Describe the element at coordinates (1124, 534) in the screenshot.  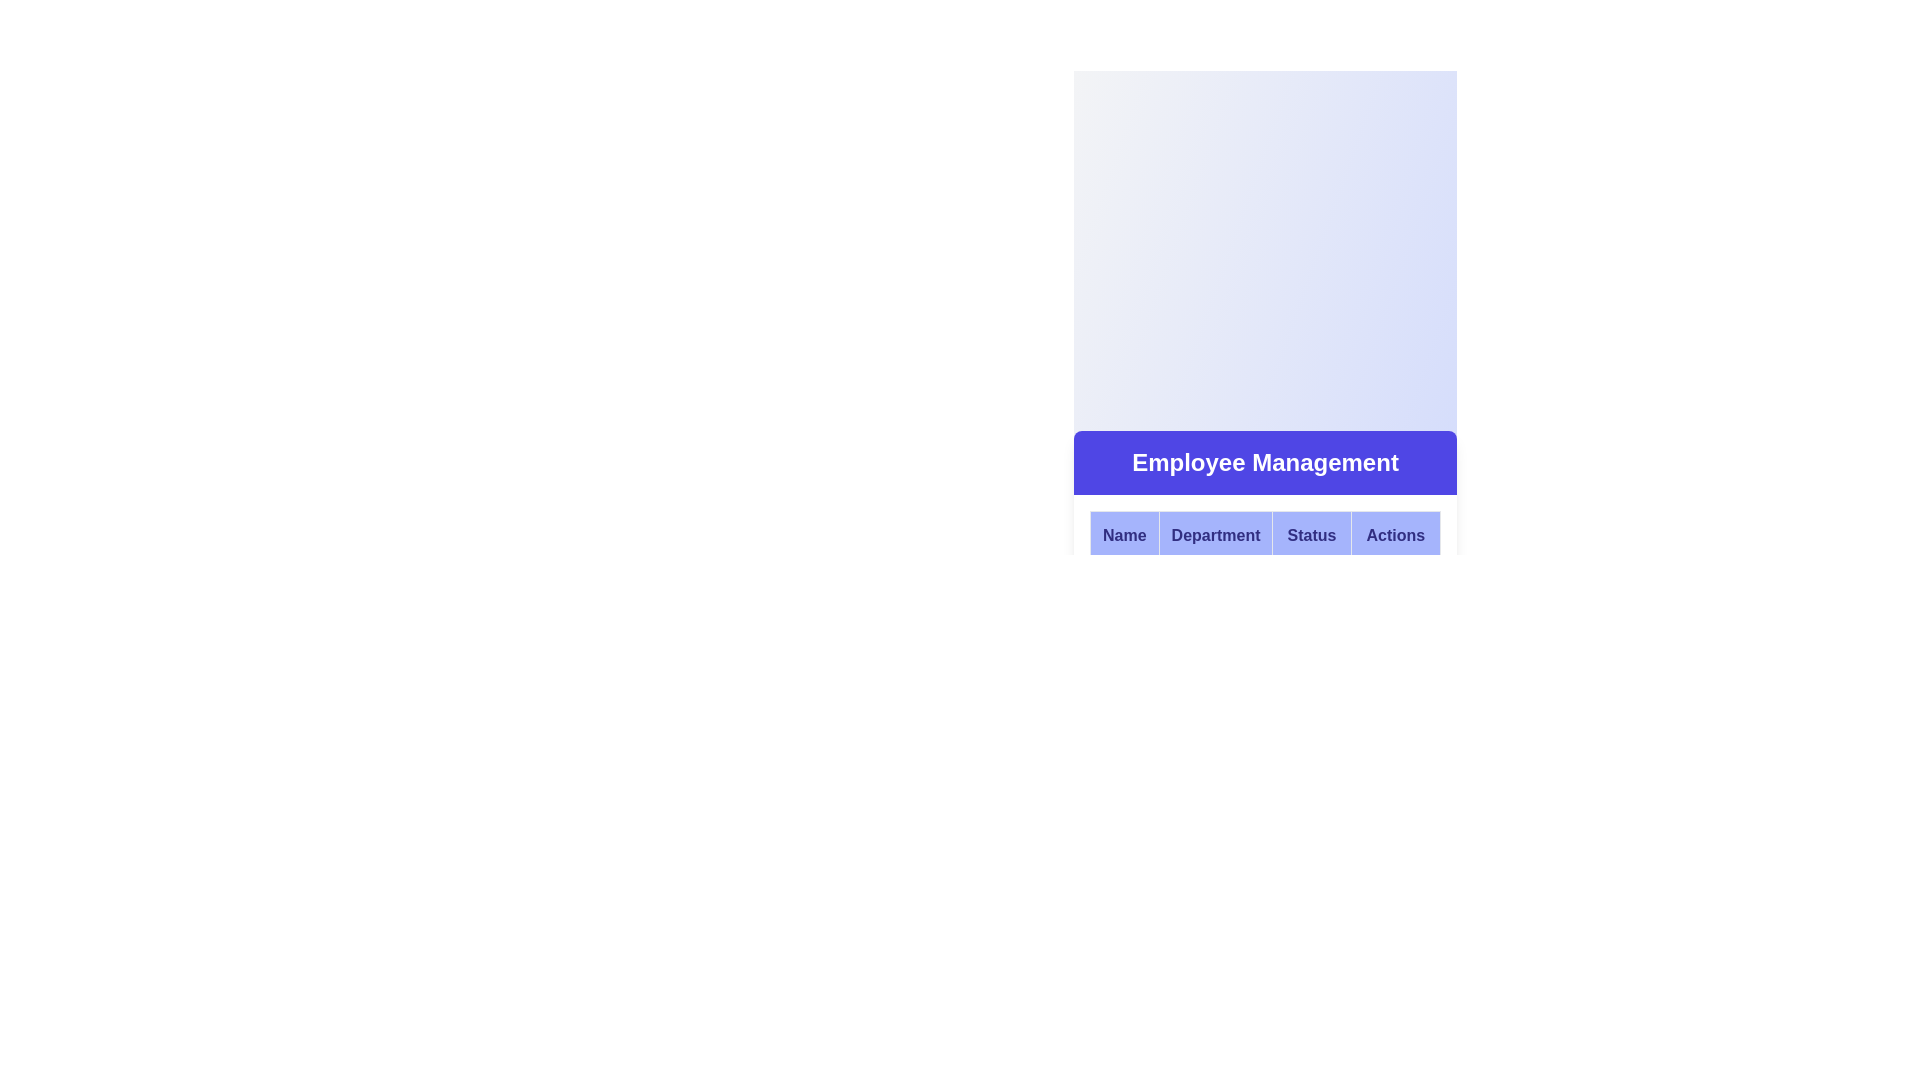
I see `text content of the 'Name' column header located at the far left of the row under the 'Employee Management' header` at that location.